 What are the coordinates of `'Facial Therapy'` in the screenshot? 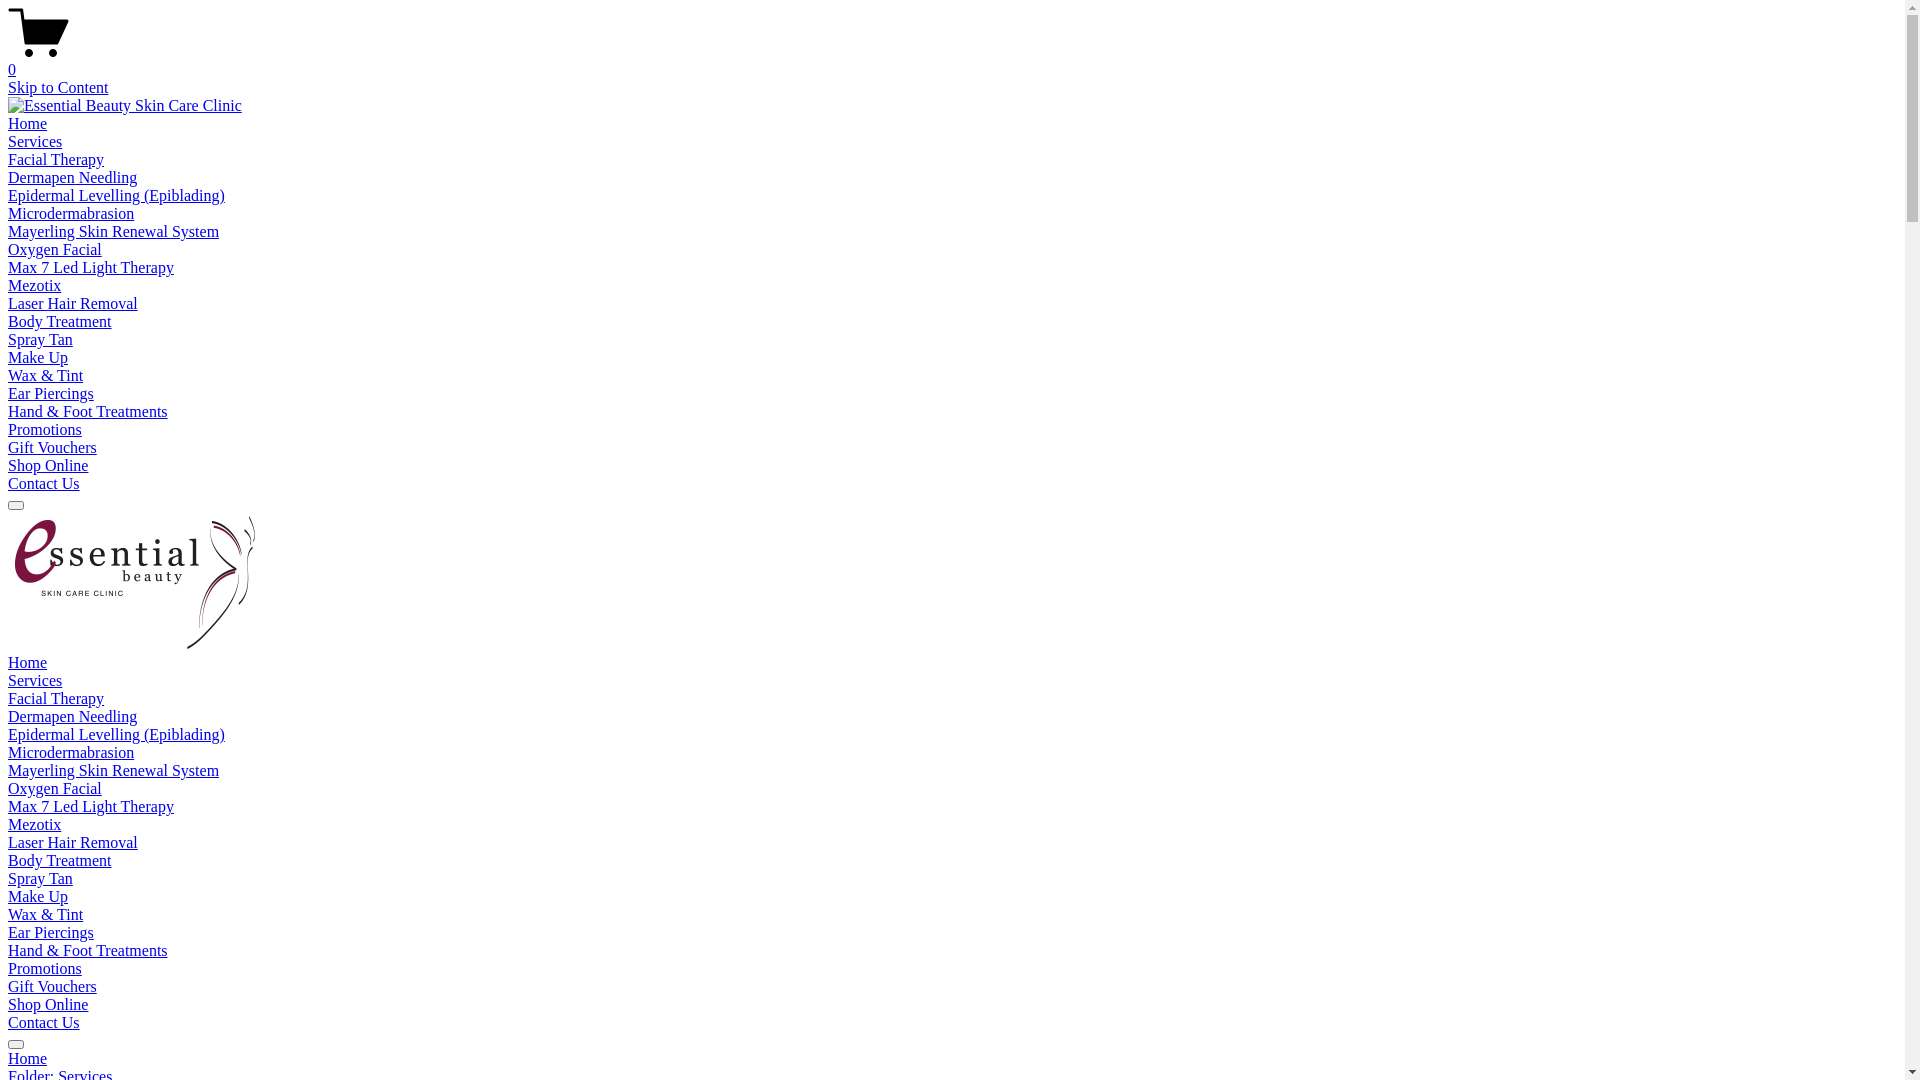 It's located at (56, 158).